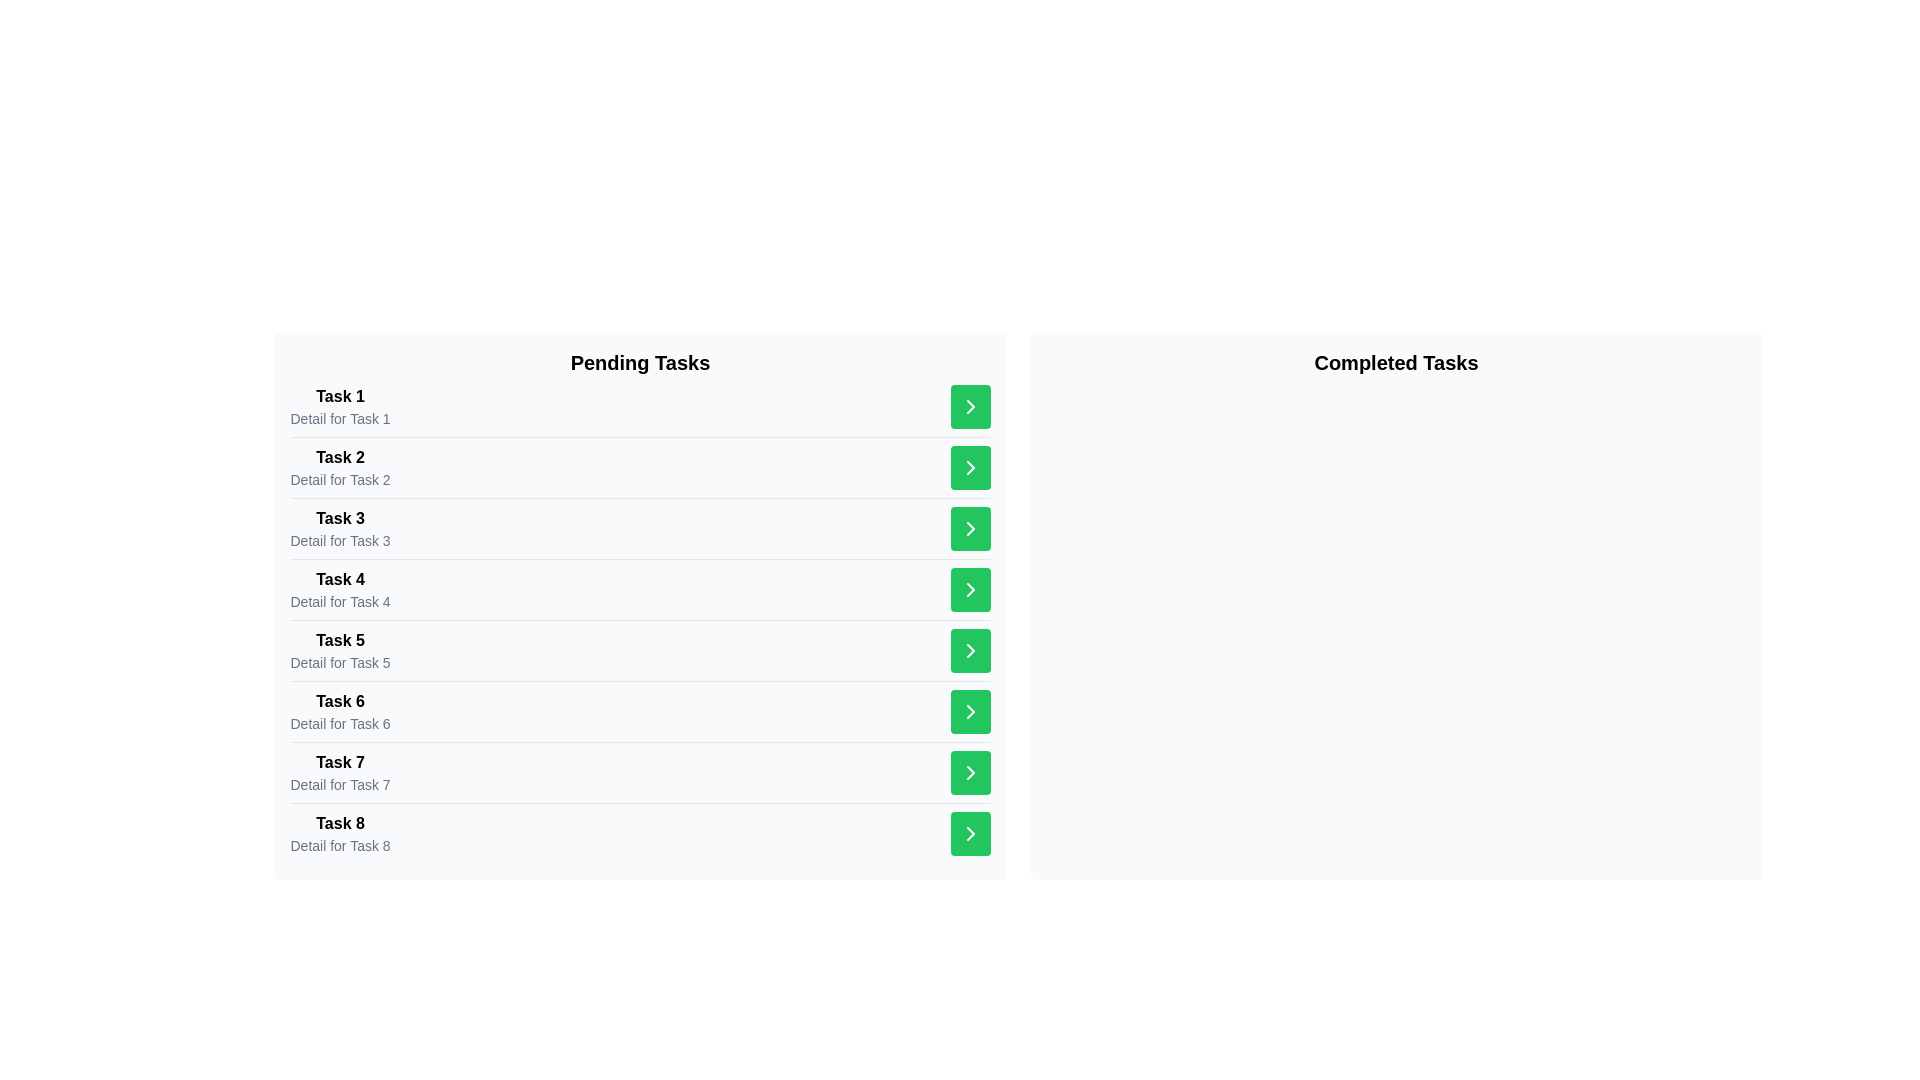 The image size is (1920, 1080). Describe the element at coordinates (970, 833) in the screenshot. I see `the green button with a white arrow on the right side of the row labeled 'Task 8'` at that location.